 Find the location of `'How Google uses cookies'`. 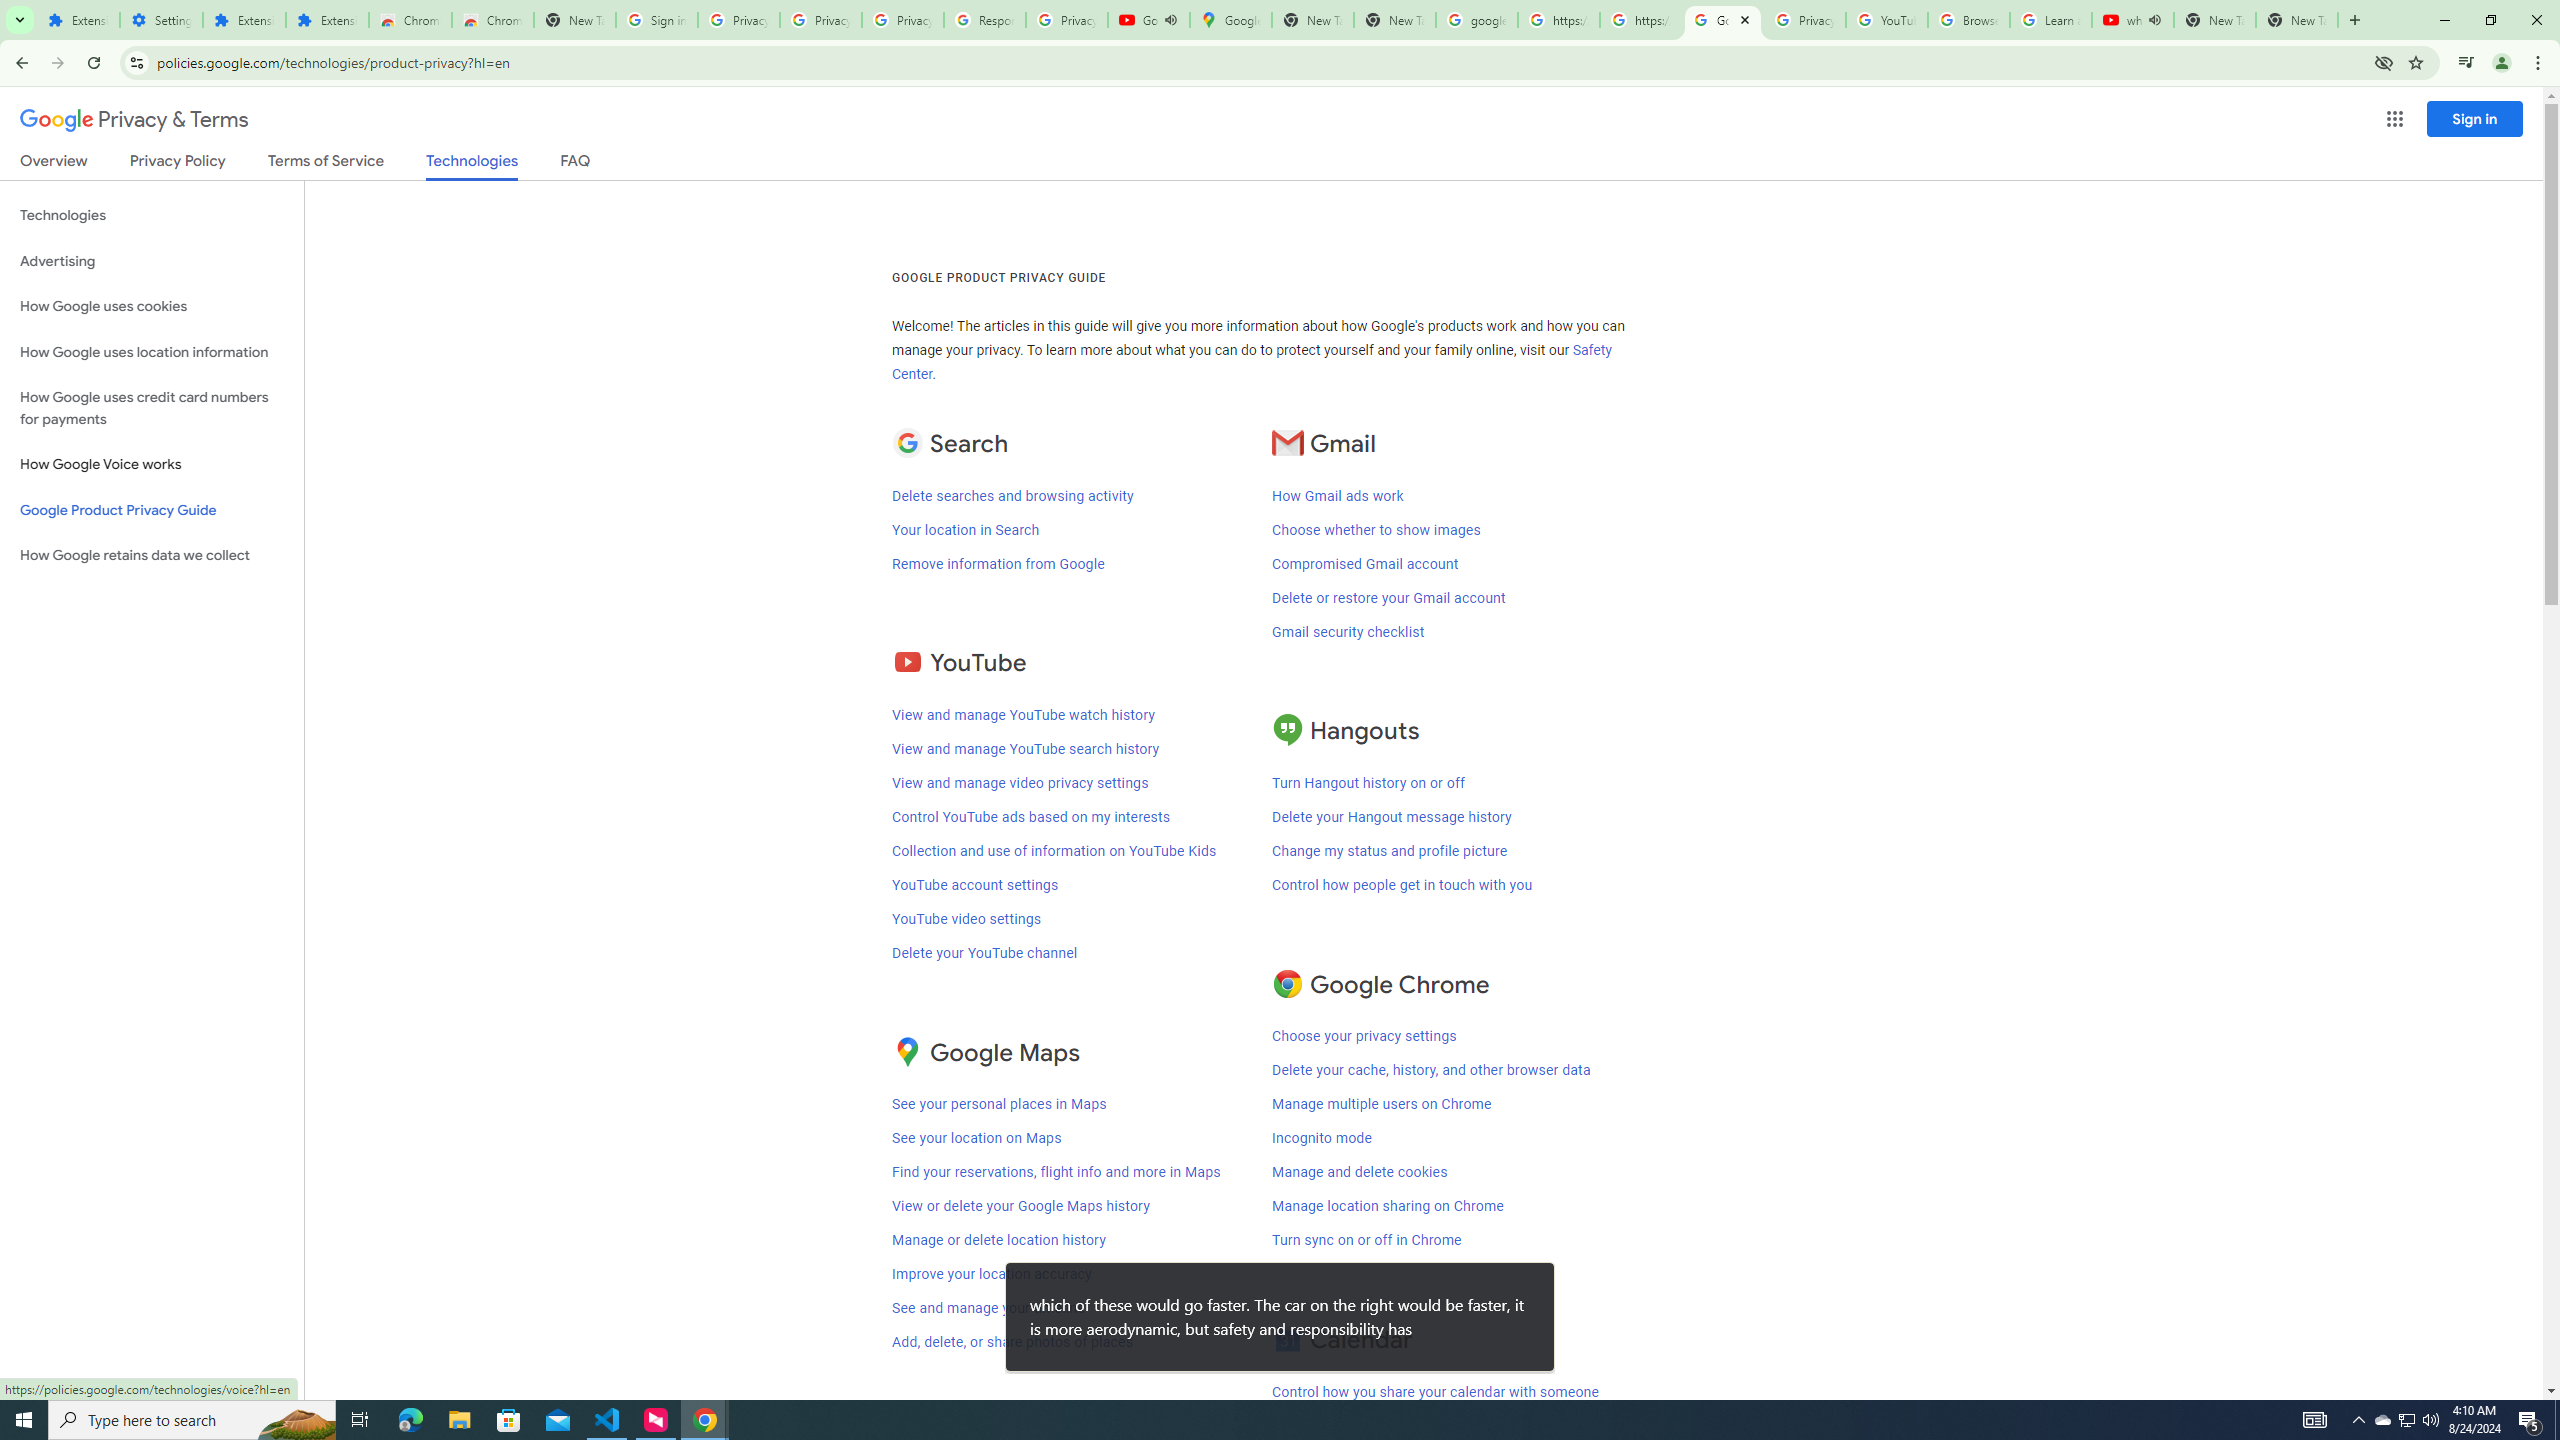

'How Google uses cookies' is located at coordinates (151, 306).